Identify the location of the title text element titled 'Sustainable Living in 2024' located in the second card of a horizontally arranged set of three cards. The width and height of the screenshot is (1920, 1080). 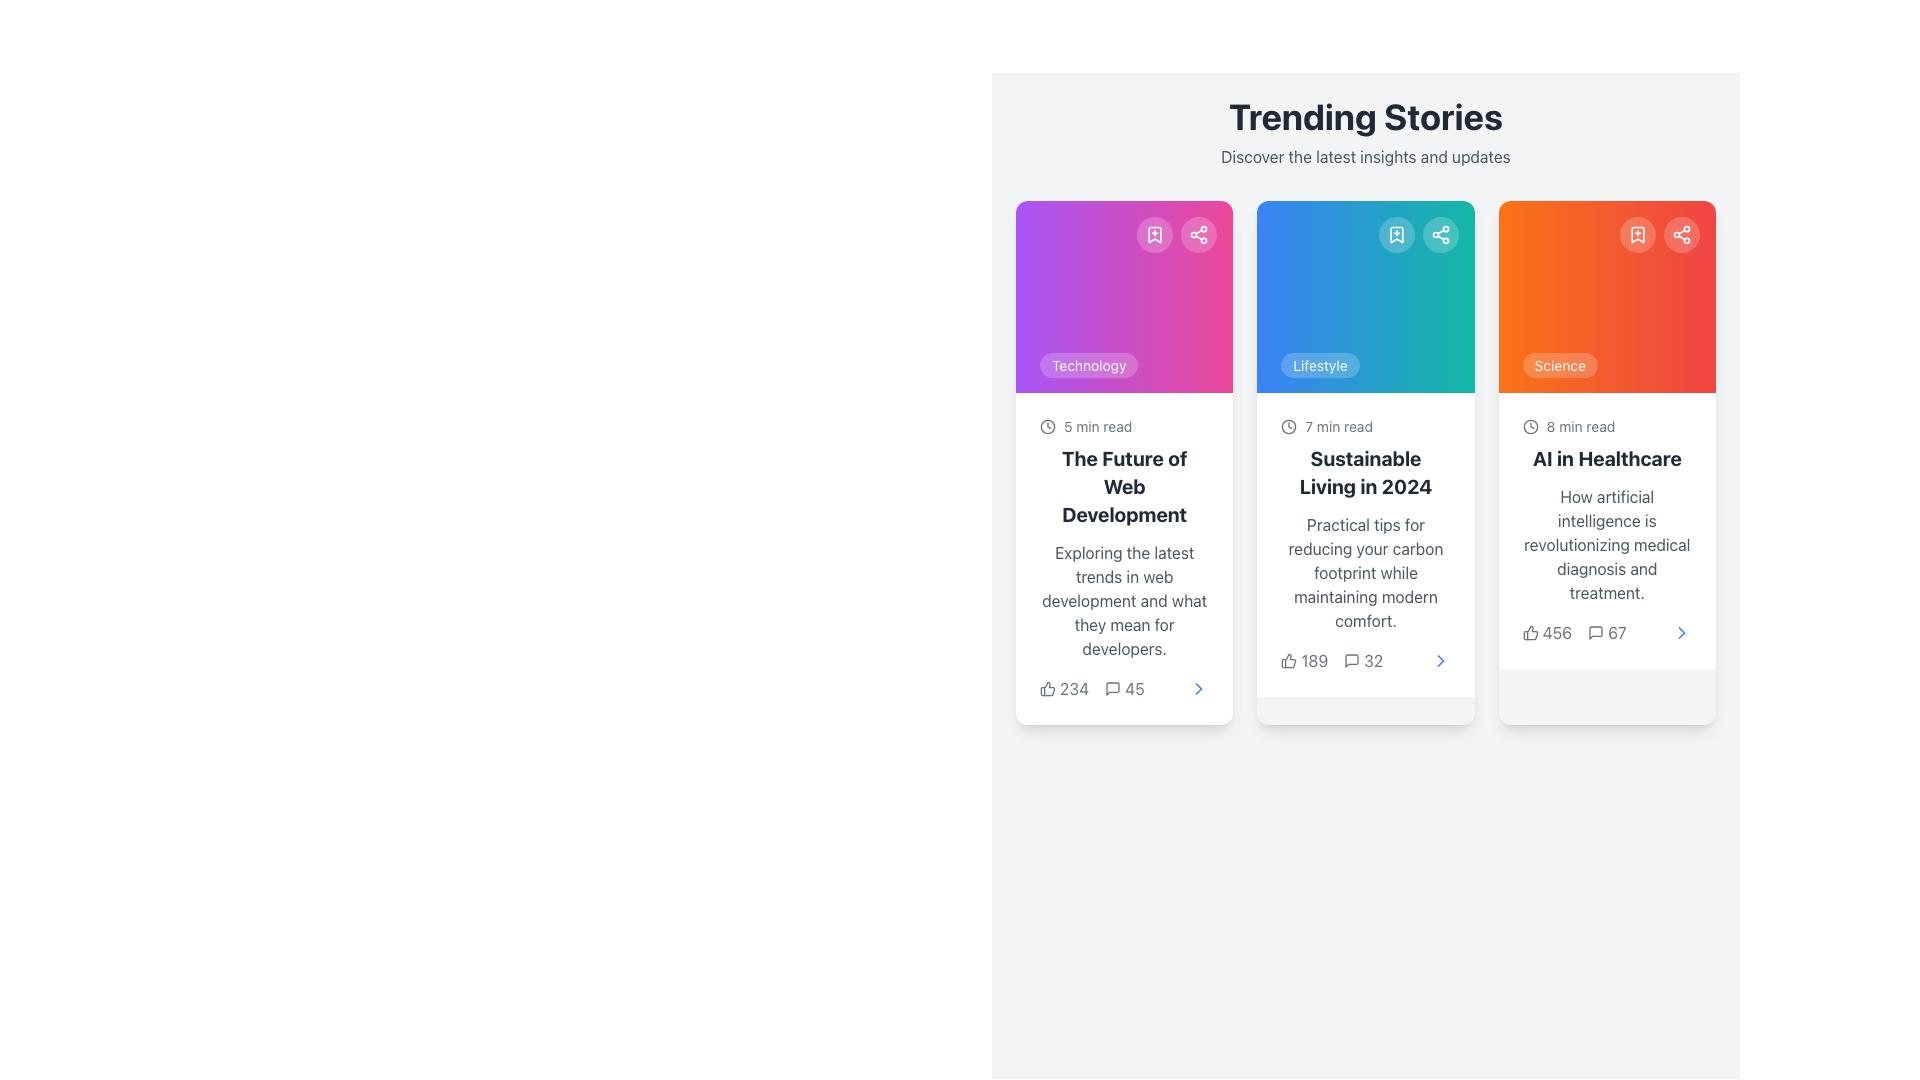
(1365, 473).